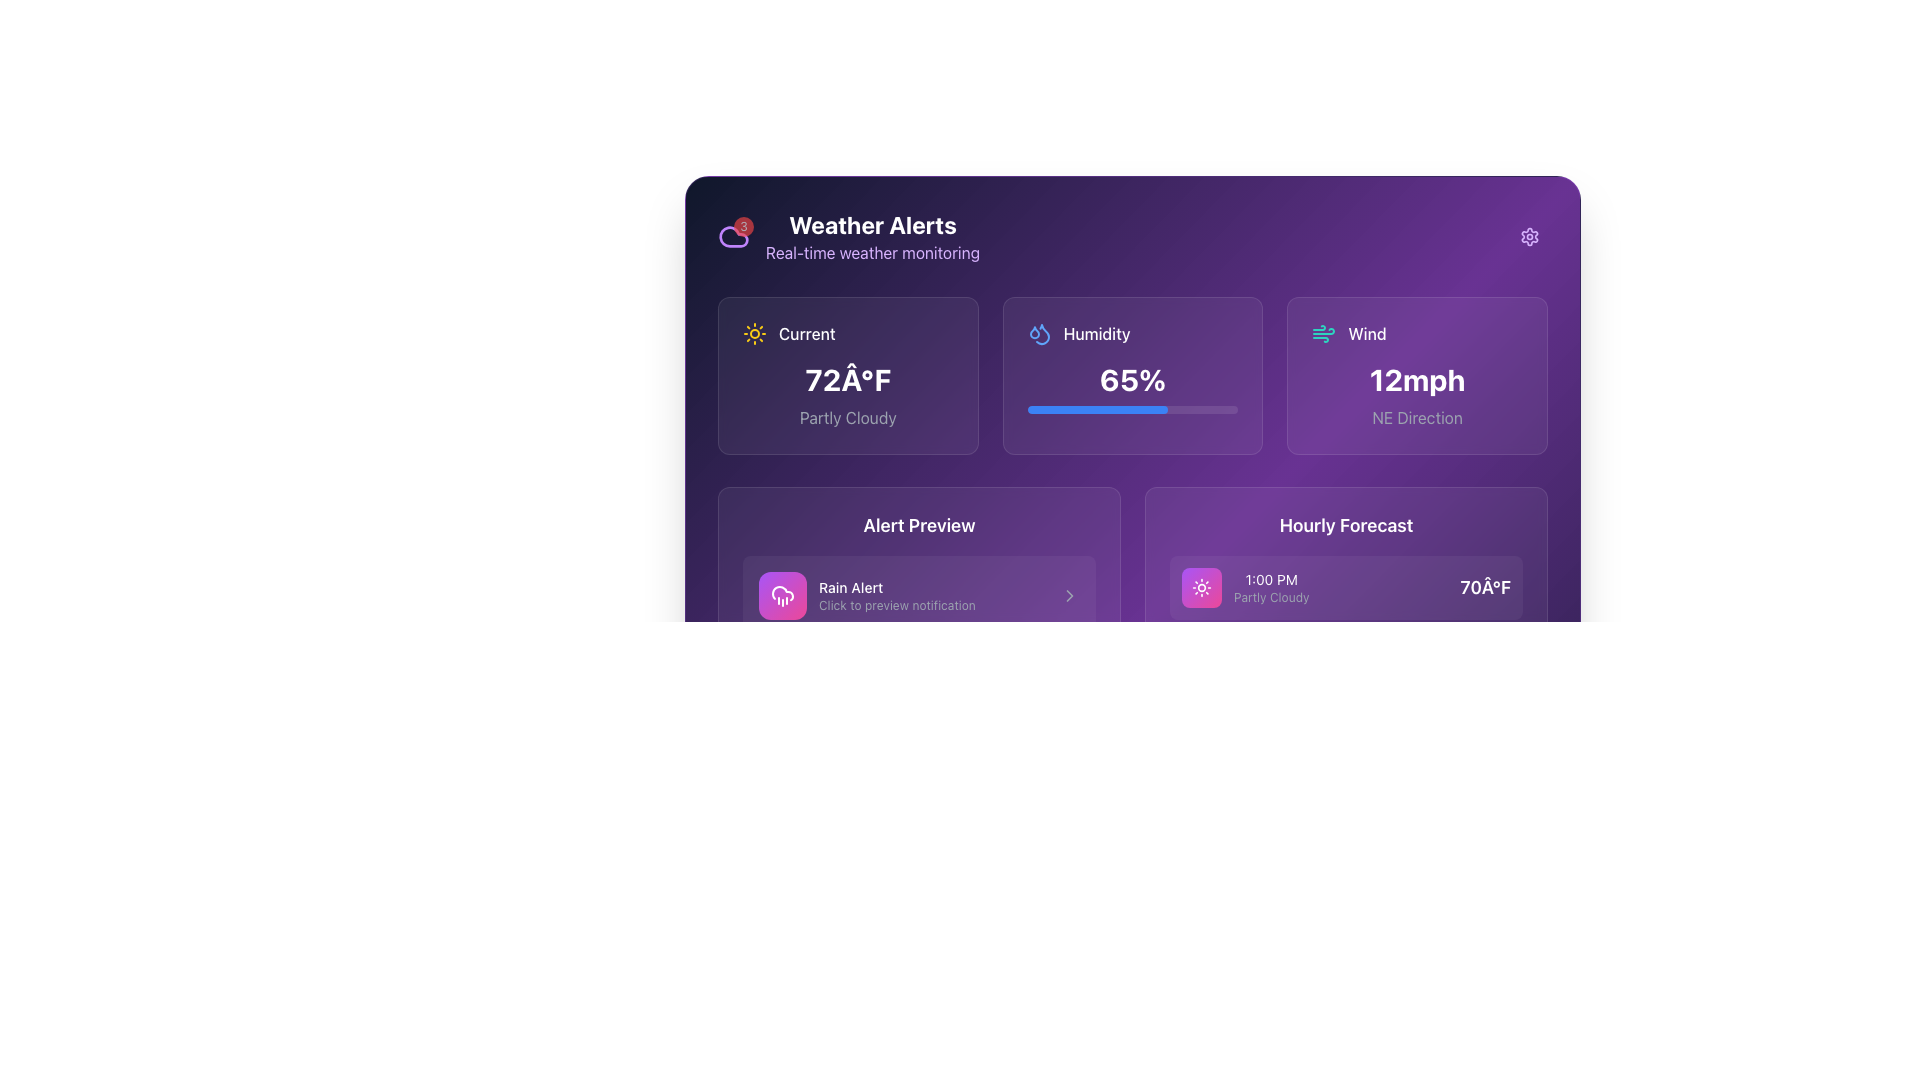 The image size is (1920, 1080). I want to click on the text block that serves as a title and description section for weather alert information located near the top-left of the interface, beneath an icon with a red notification badge, so click(873, 235).